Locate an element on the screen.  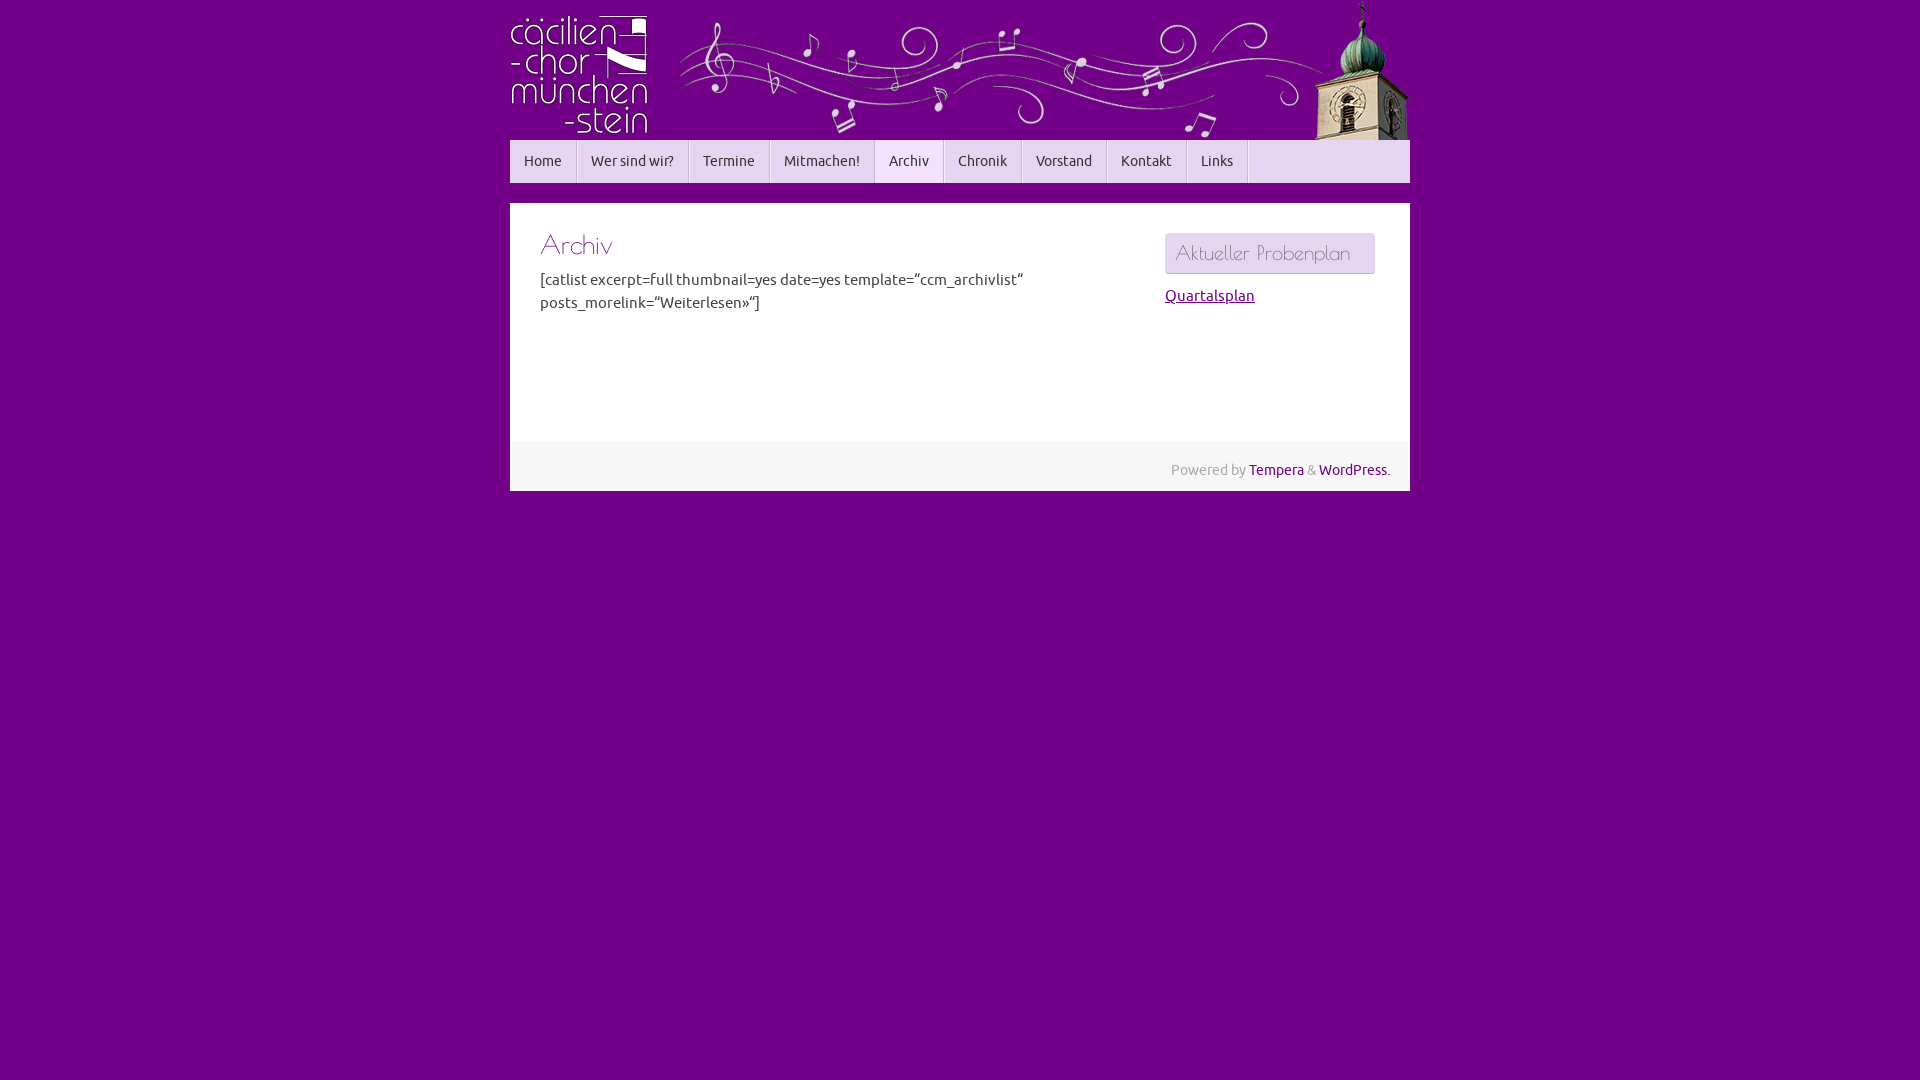
'Mitmachen!' is located at coordinates (822, 160).